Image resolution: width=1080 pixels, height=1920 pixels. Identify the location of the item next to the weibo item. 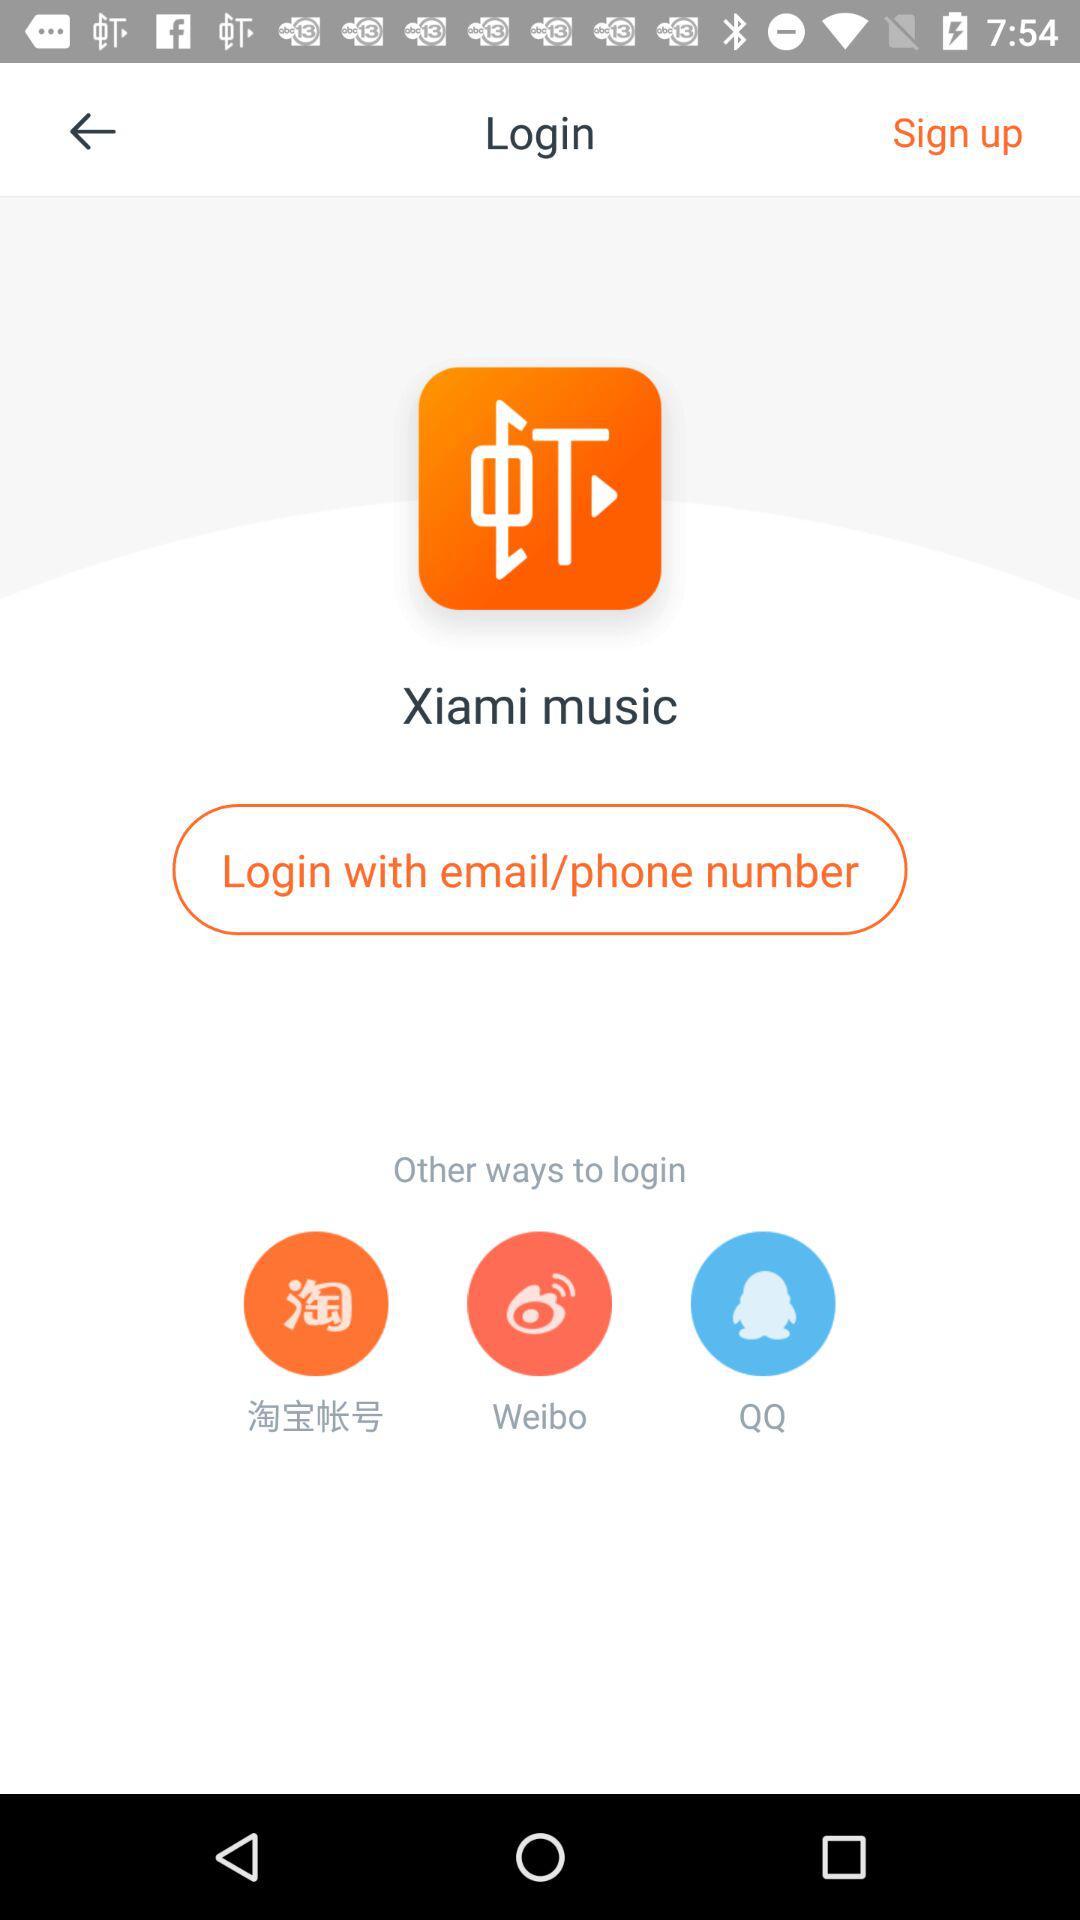
(315, 1334).